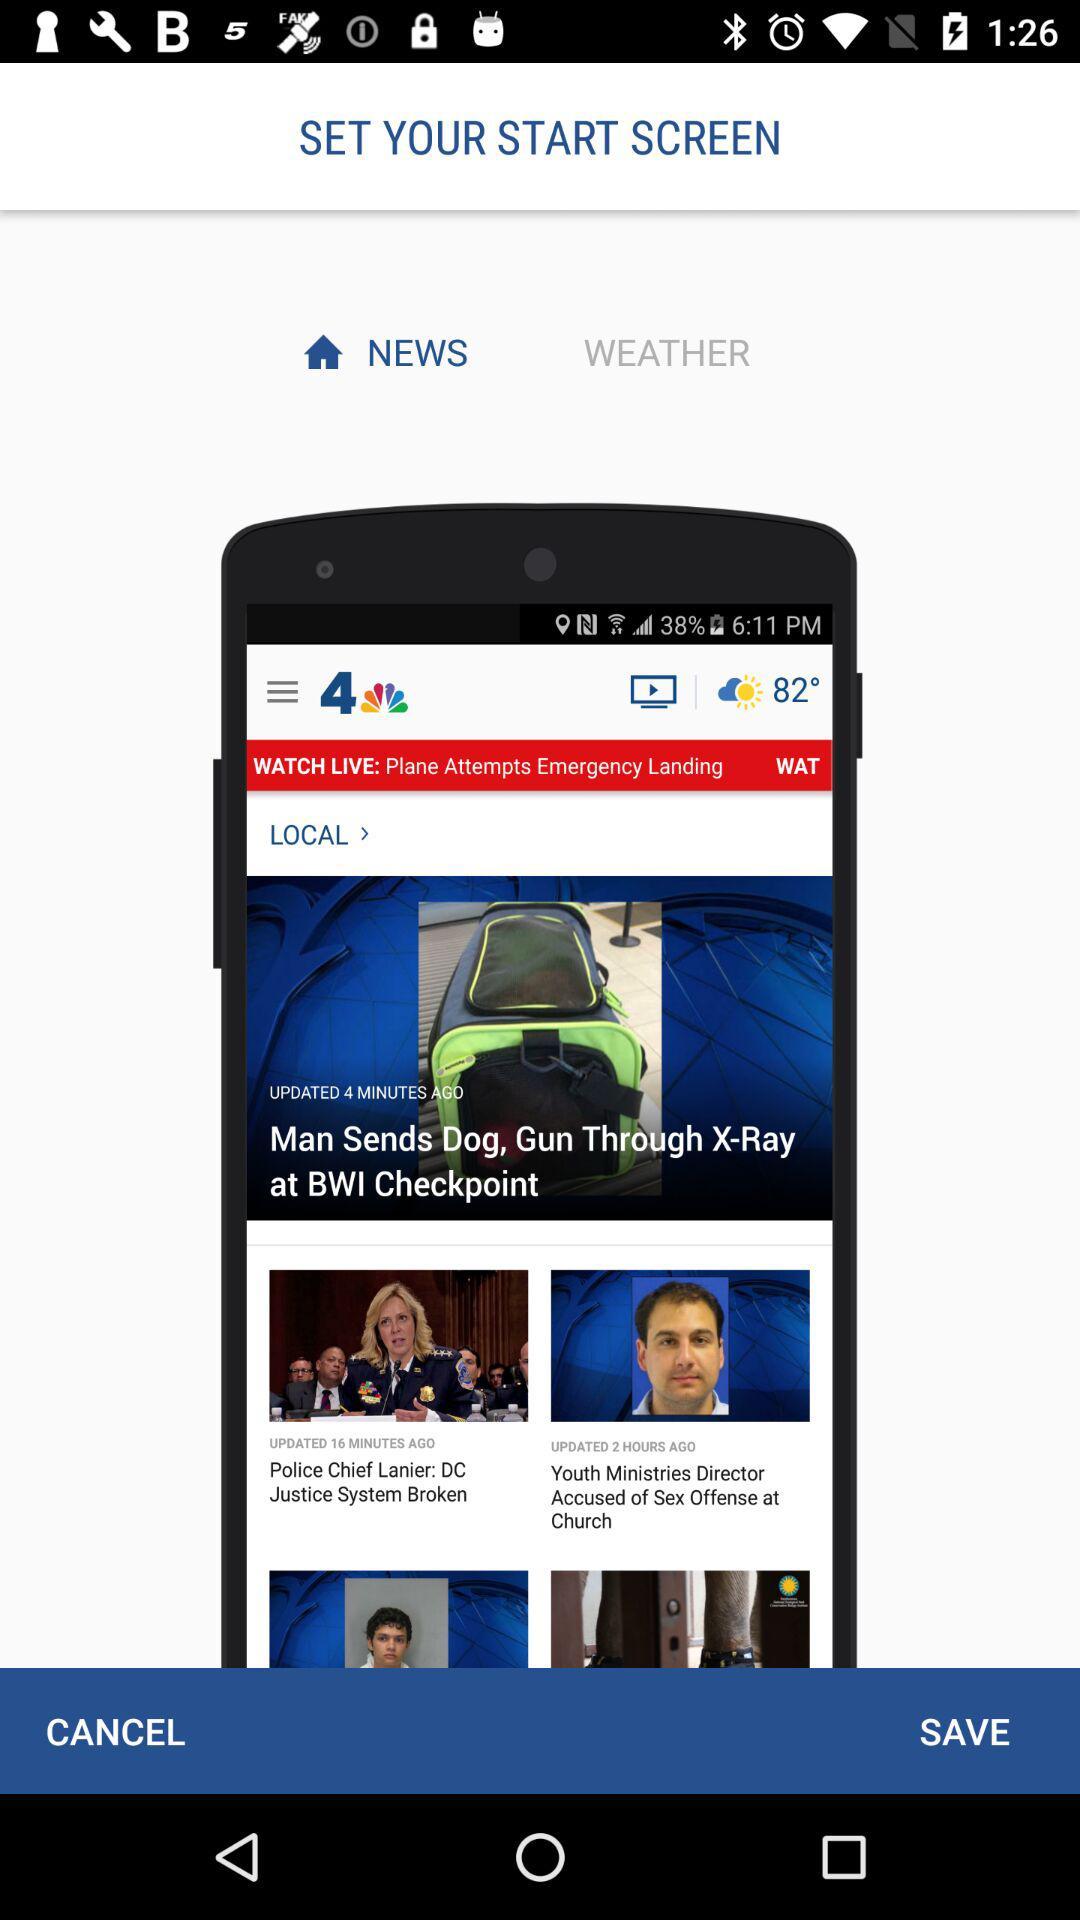 The width and height of the screenshot is (1080, 1920). What do you see at coordinates (963, 1730) in the screenshot?
I see `icon to the right of cancel` at bounding box center [963, 1730].